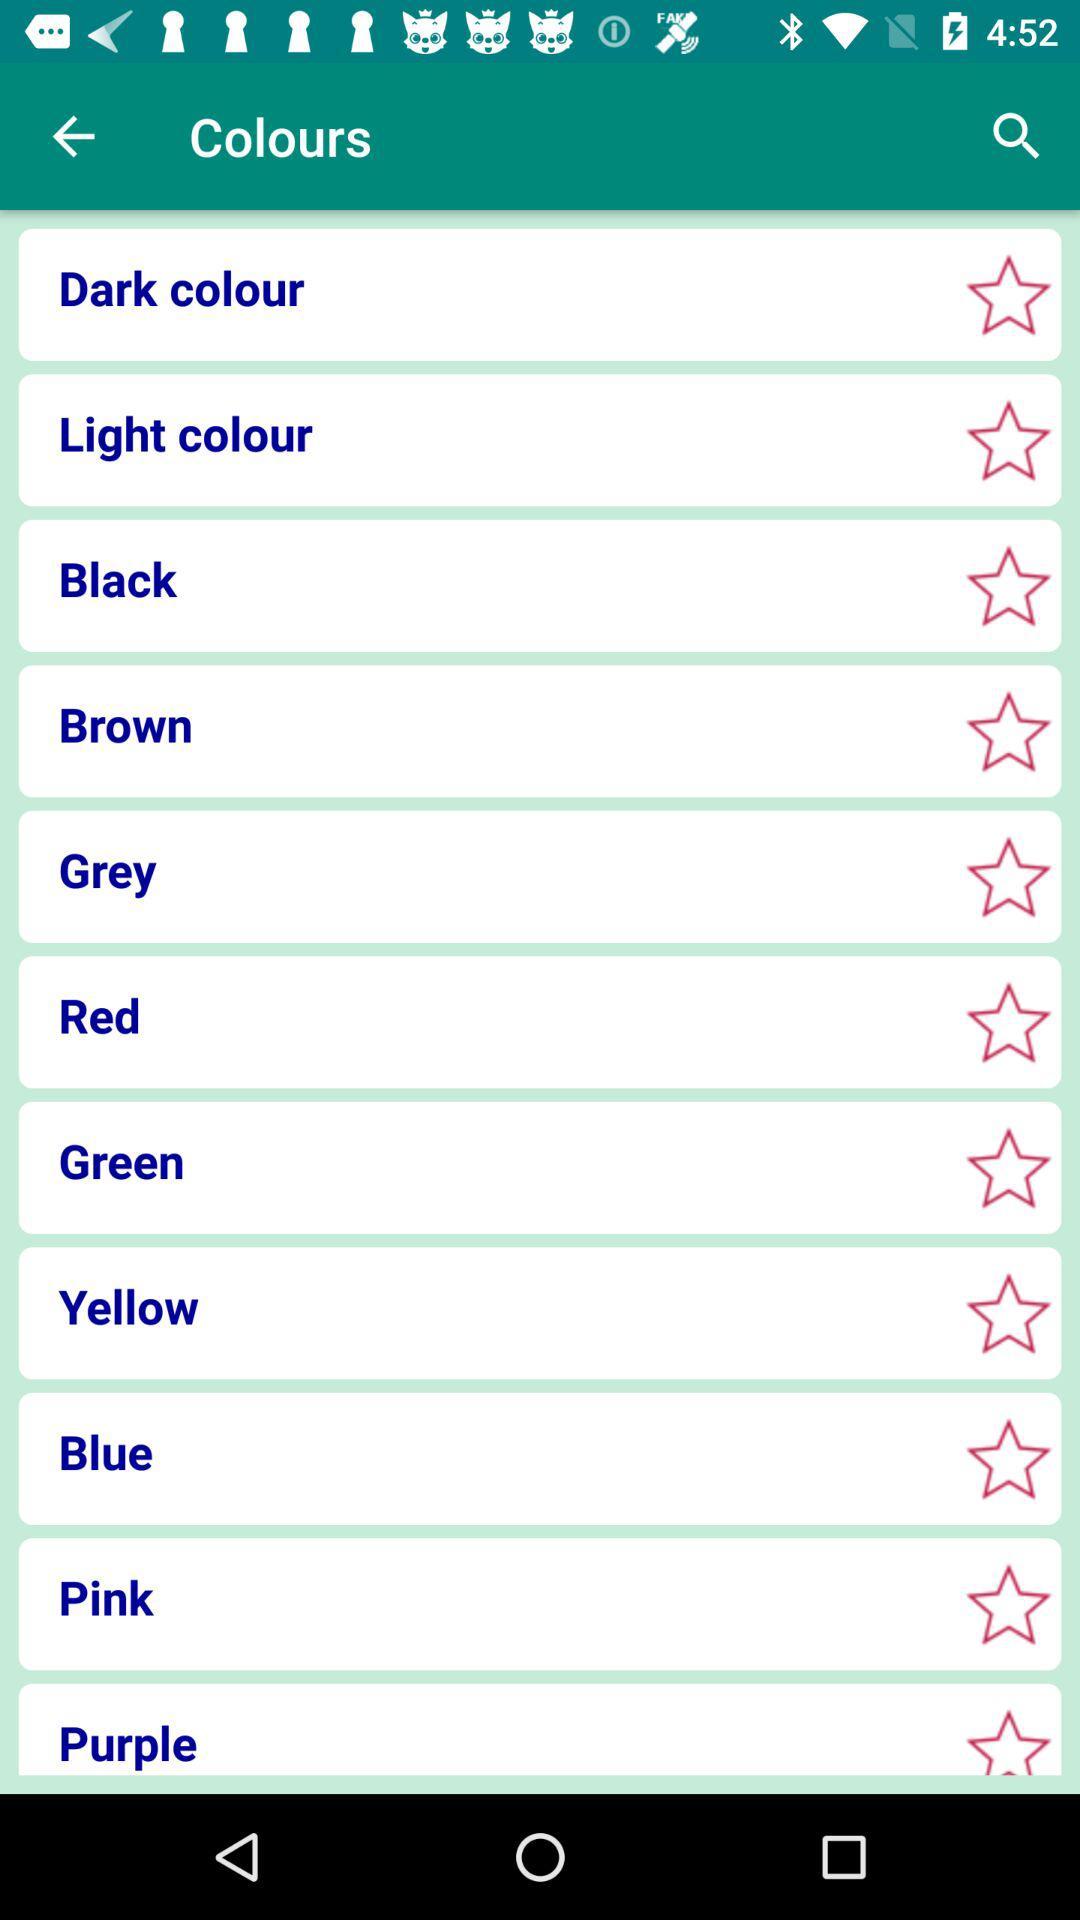 This screenshot has width=1080, height=1920. I want to click on to favorites, so click(1008, 293).